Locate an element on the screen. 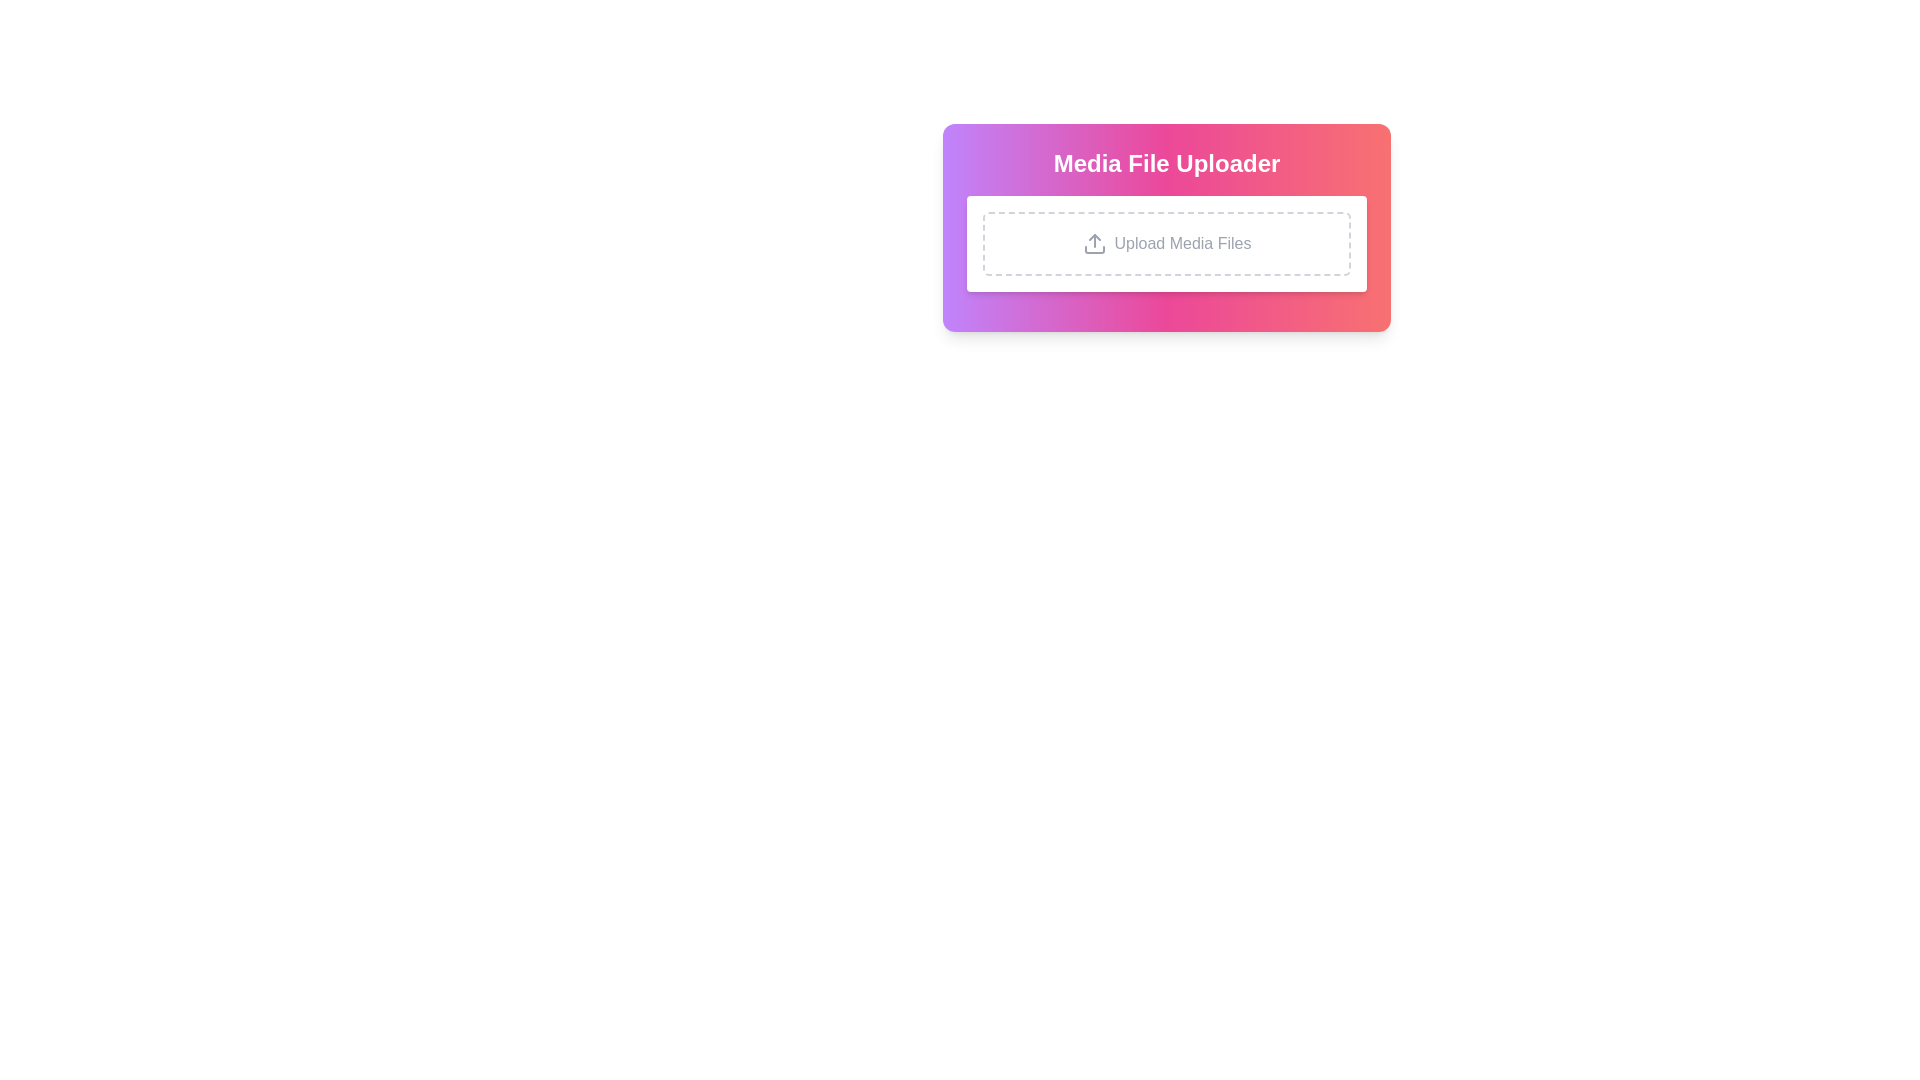 The image size is (1920, 1080). the lower horizontal line of the upload icon in the SVG graphic, which is positioned in the center of the file upload interface is located at coordinates (1093, 249).